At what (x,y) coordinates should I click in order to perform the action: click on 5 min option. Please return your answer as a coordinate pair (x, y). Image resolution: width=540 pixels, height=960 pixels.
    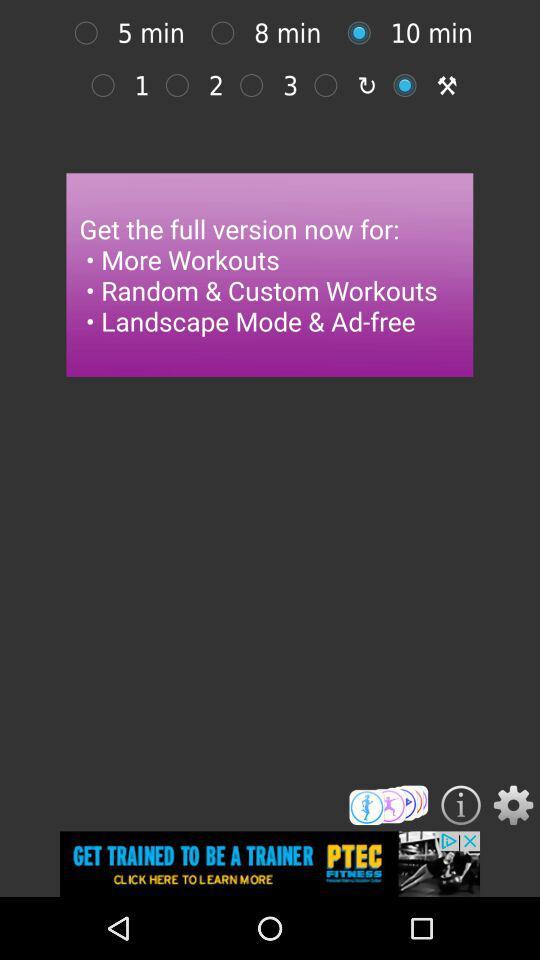
    Looking at the image, I should click on (90, 32).